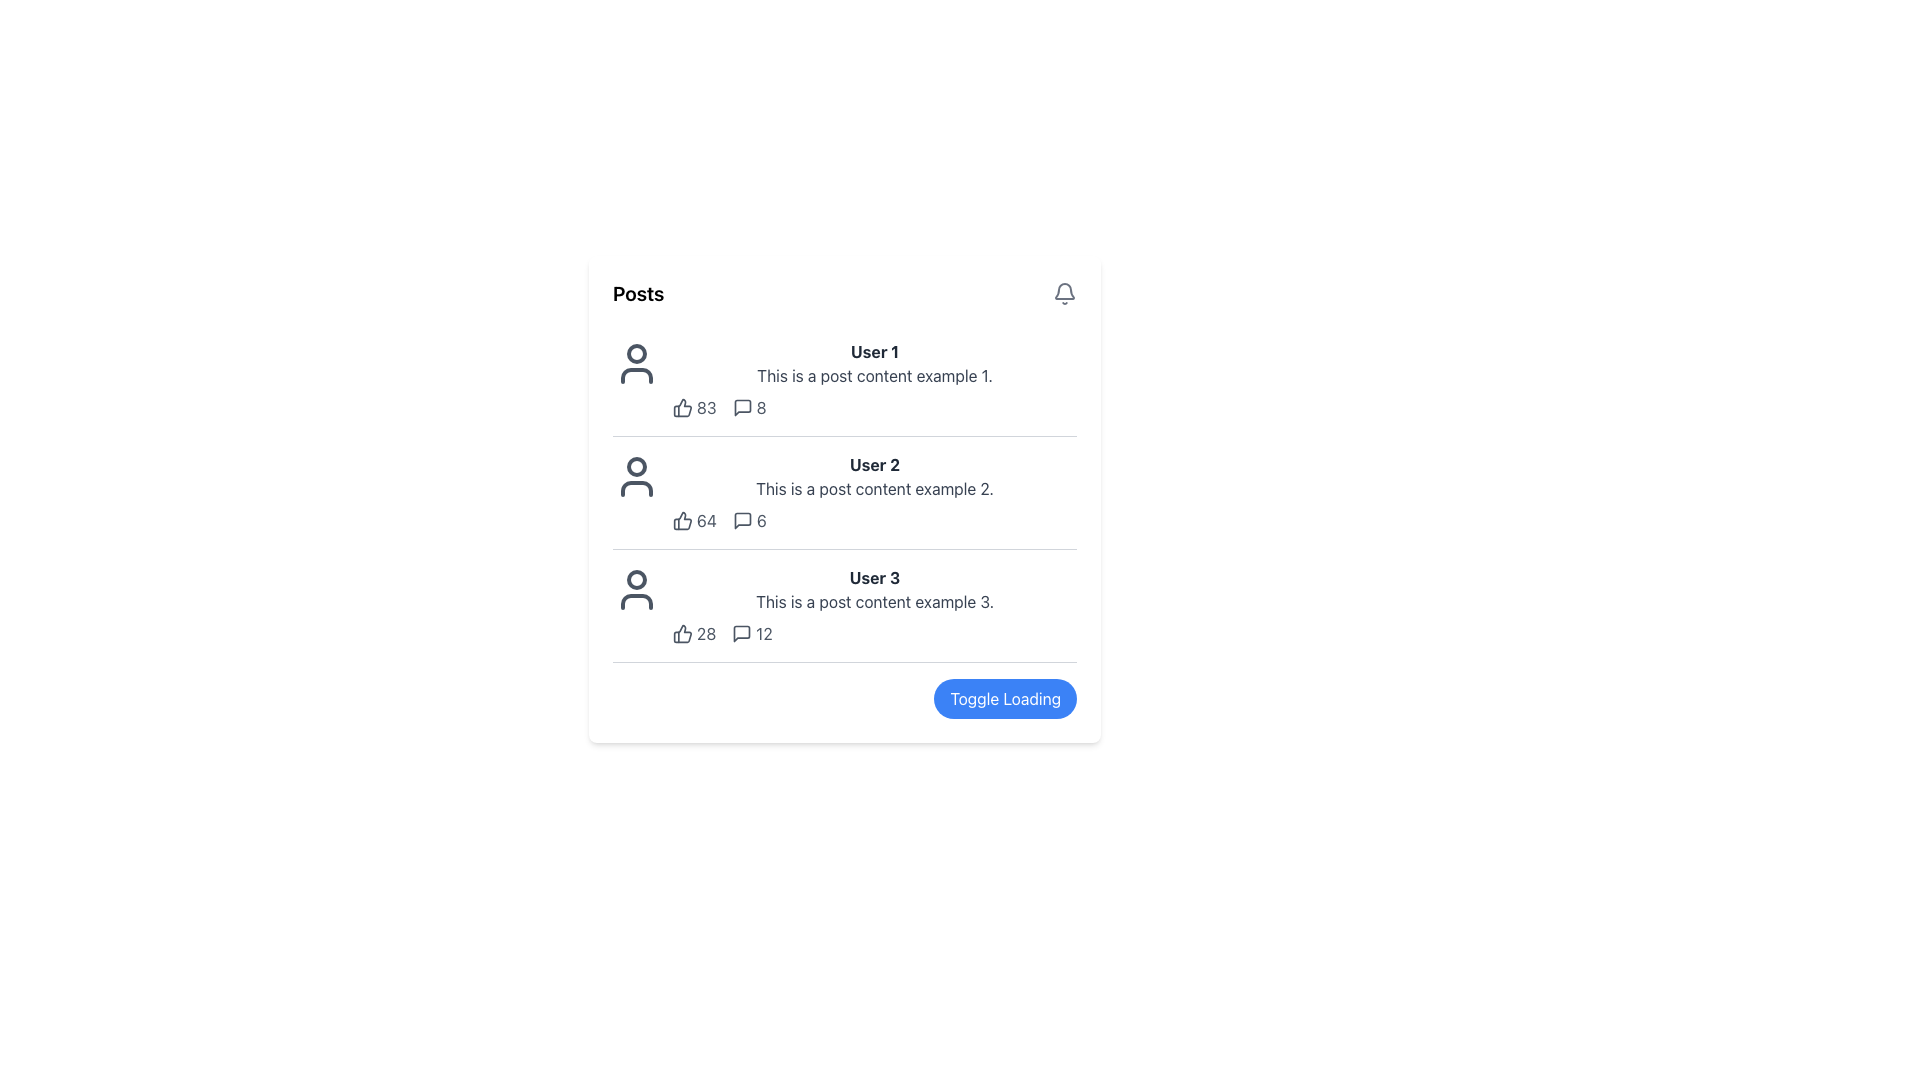 The width and height of the screenshot is (1920, 1080). What do you see at coordinates (751, 633) in the screenshot?
I see `the chat bubble icon with the number '12'` at bounding box center [751, 633].